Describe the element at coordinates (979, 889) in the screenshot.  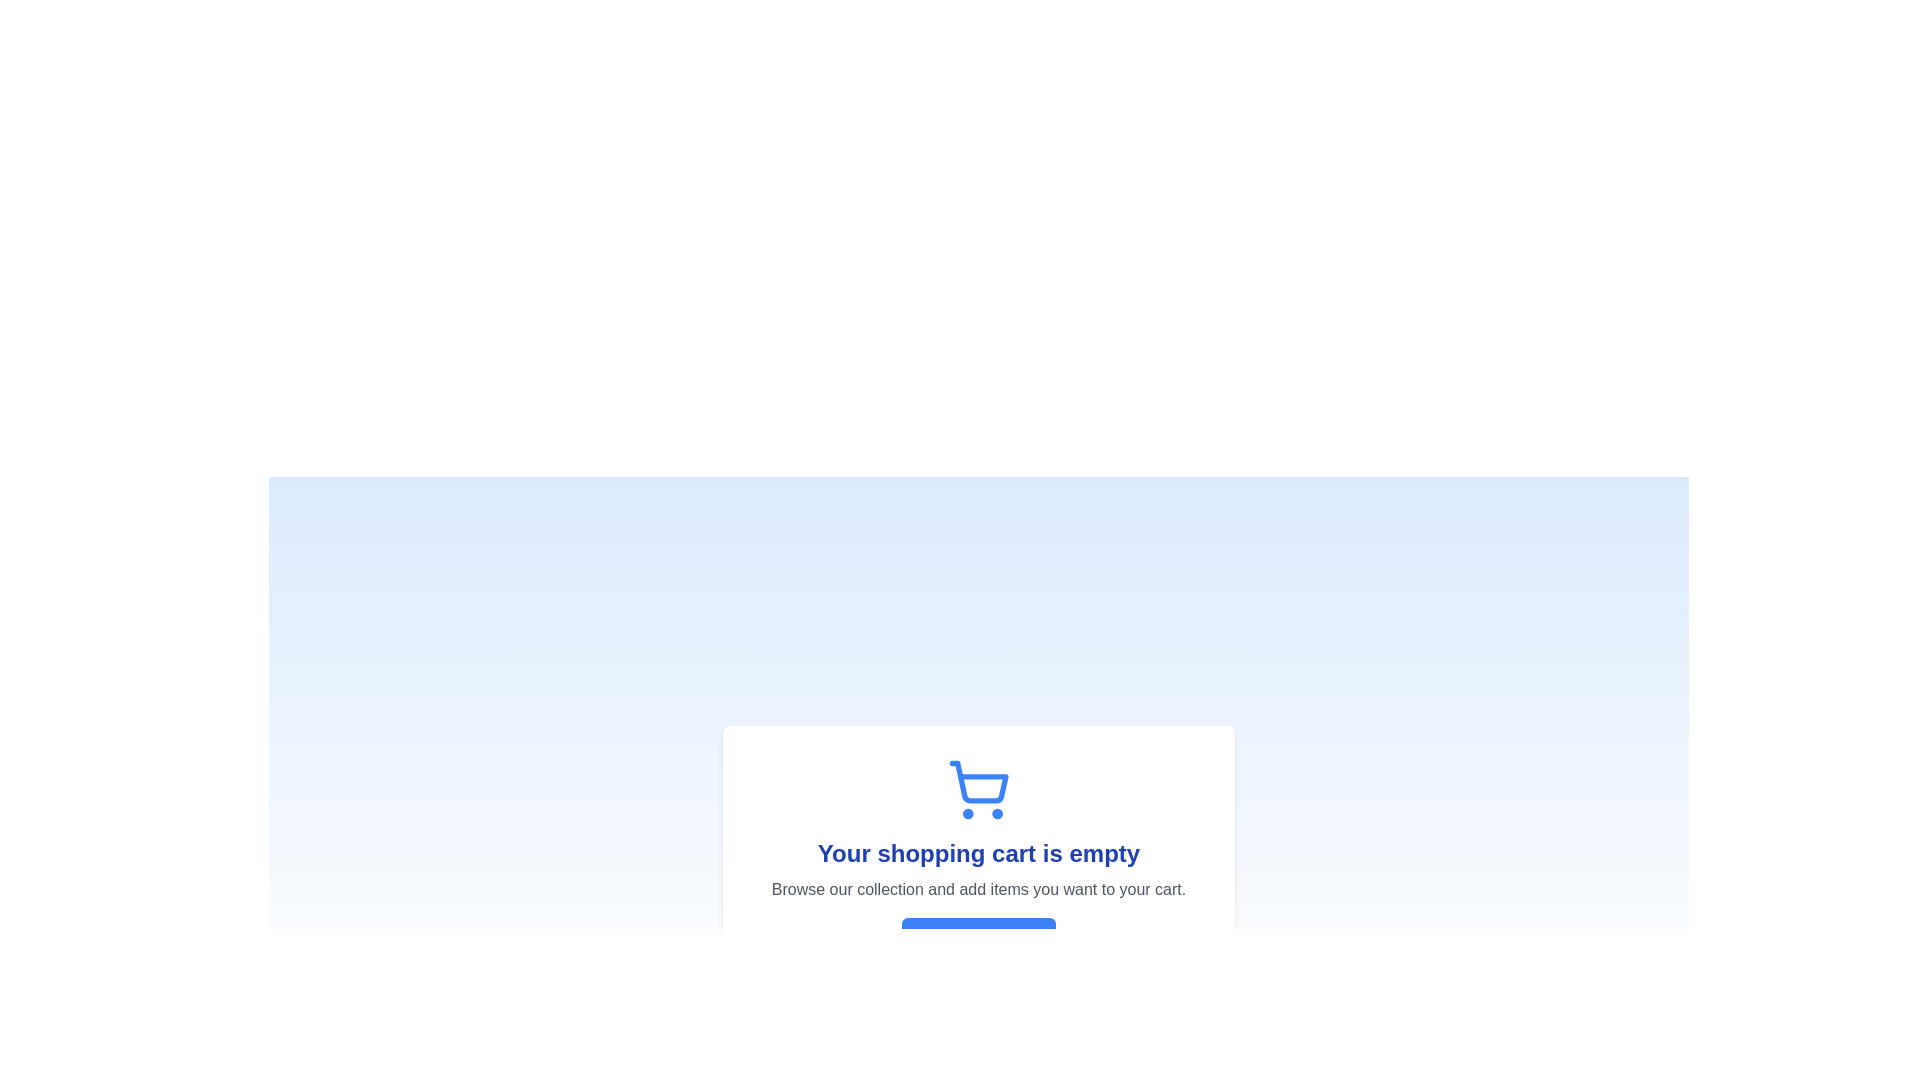
I see `the informational text block located below the heading 'Your shopping cart is empty' and above the button 'Start Shopping'` at that location.